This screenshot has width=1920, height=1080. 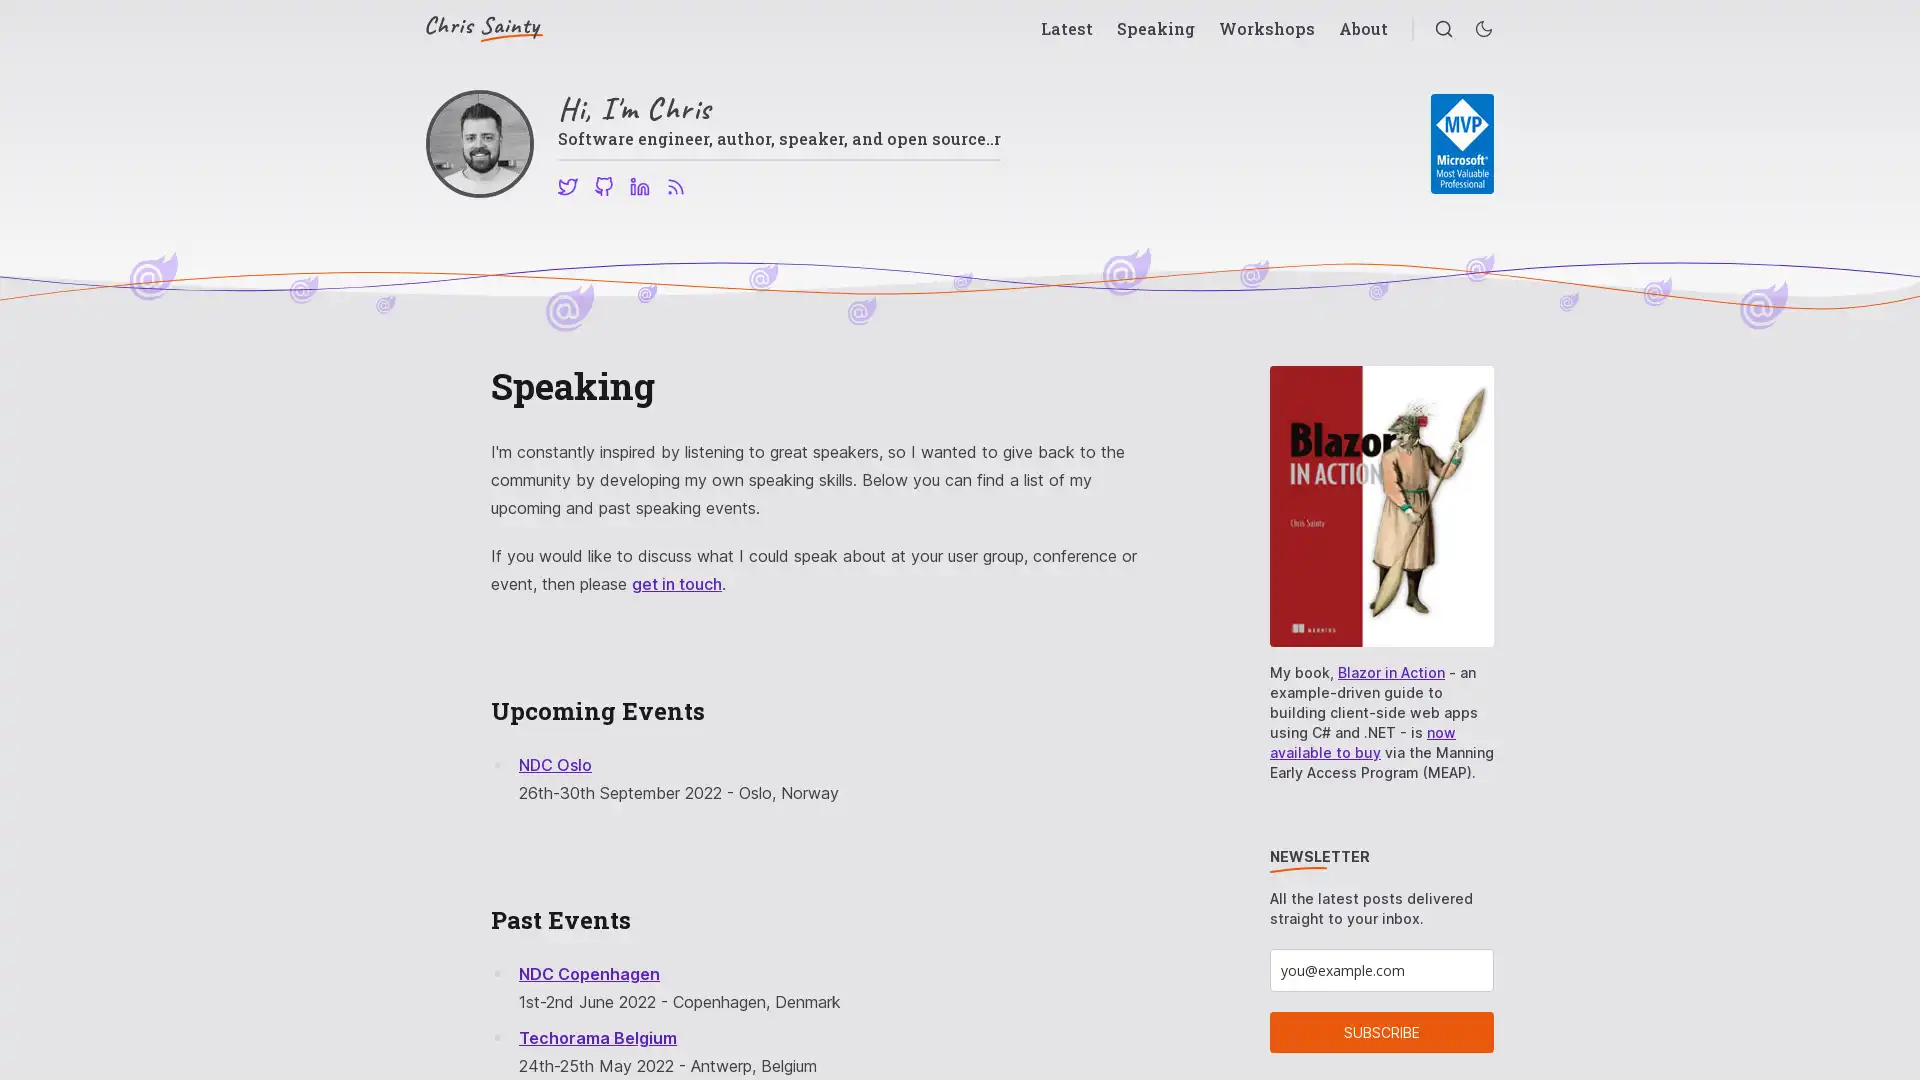 I want to click on Enable dark mode, so click(x=1483, y=29).